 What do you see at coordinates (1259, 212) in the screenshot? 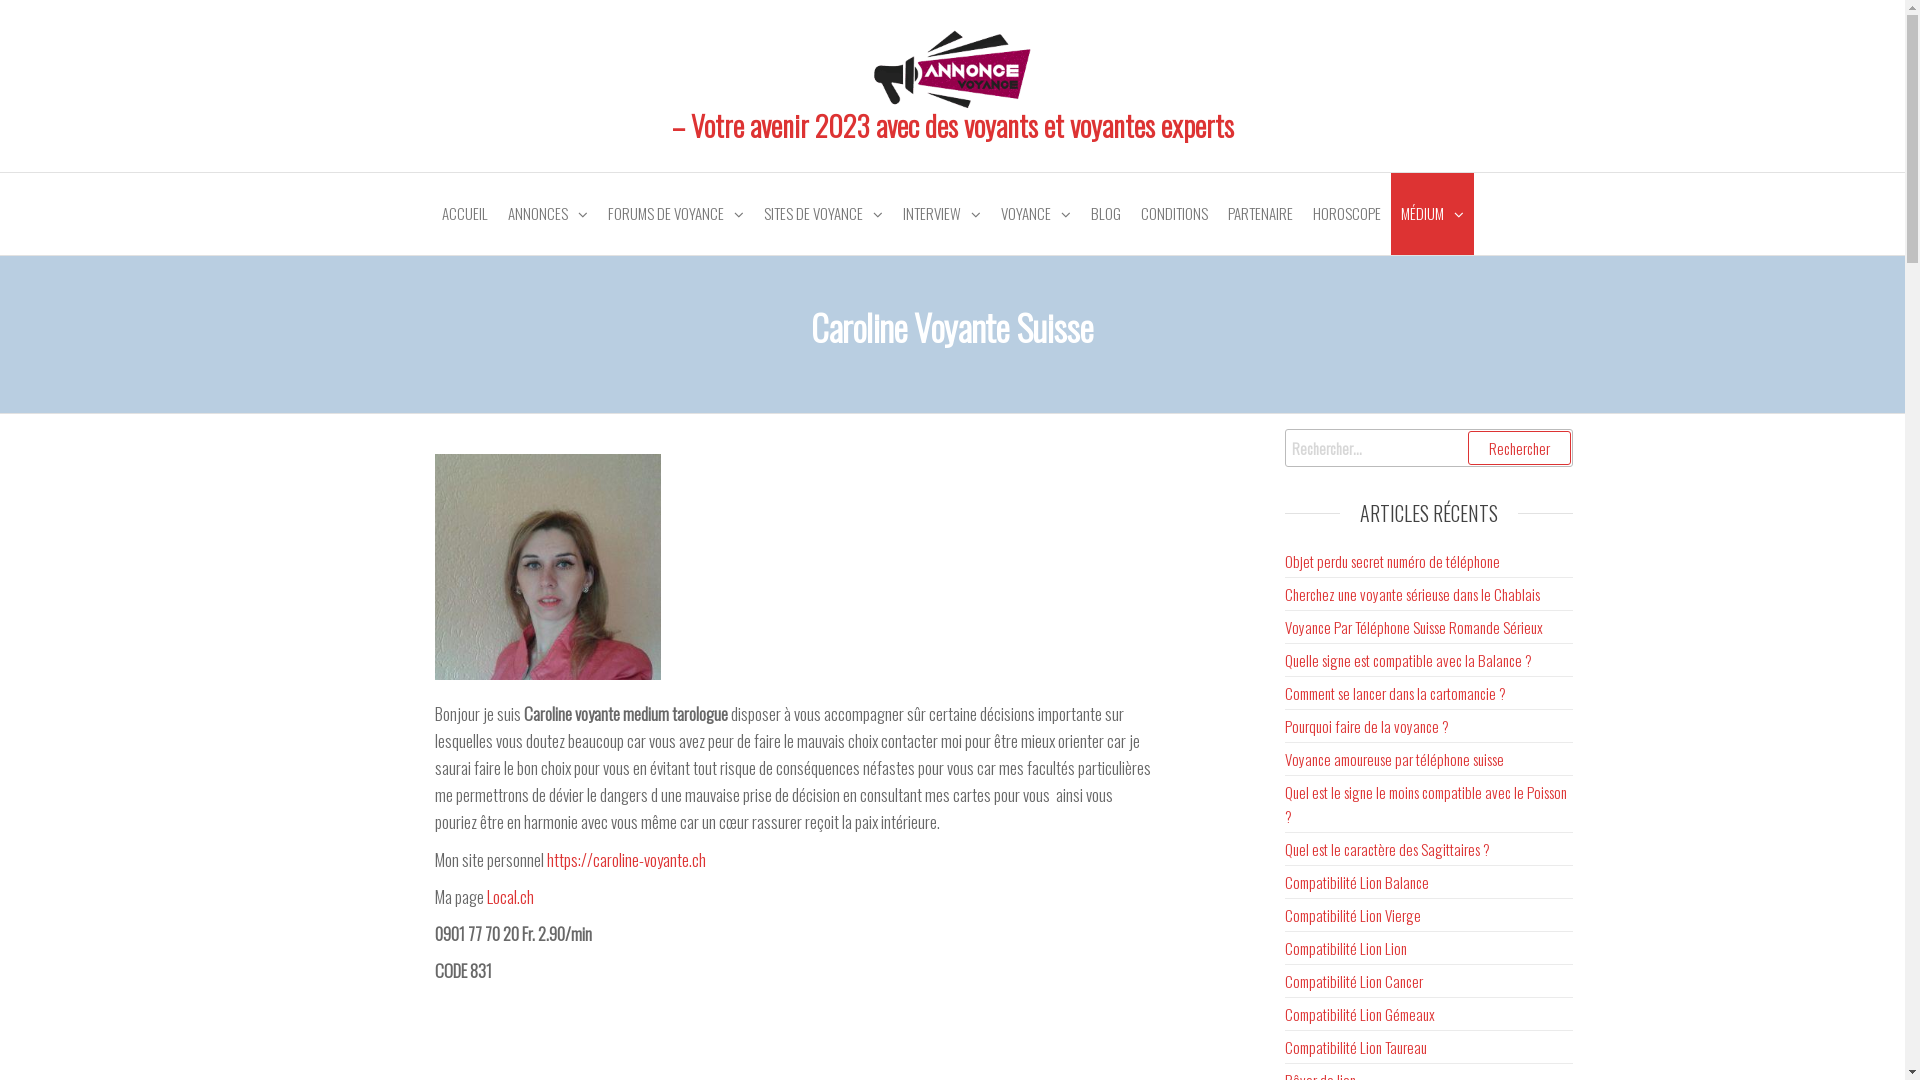
I see `'PARTENAIRE'` at bounding box center [1259, 212].